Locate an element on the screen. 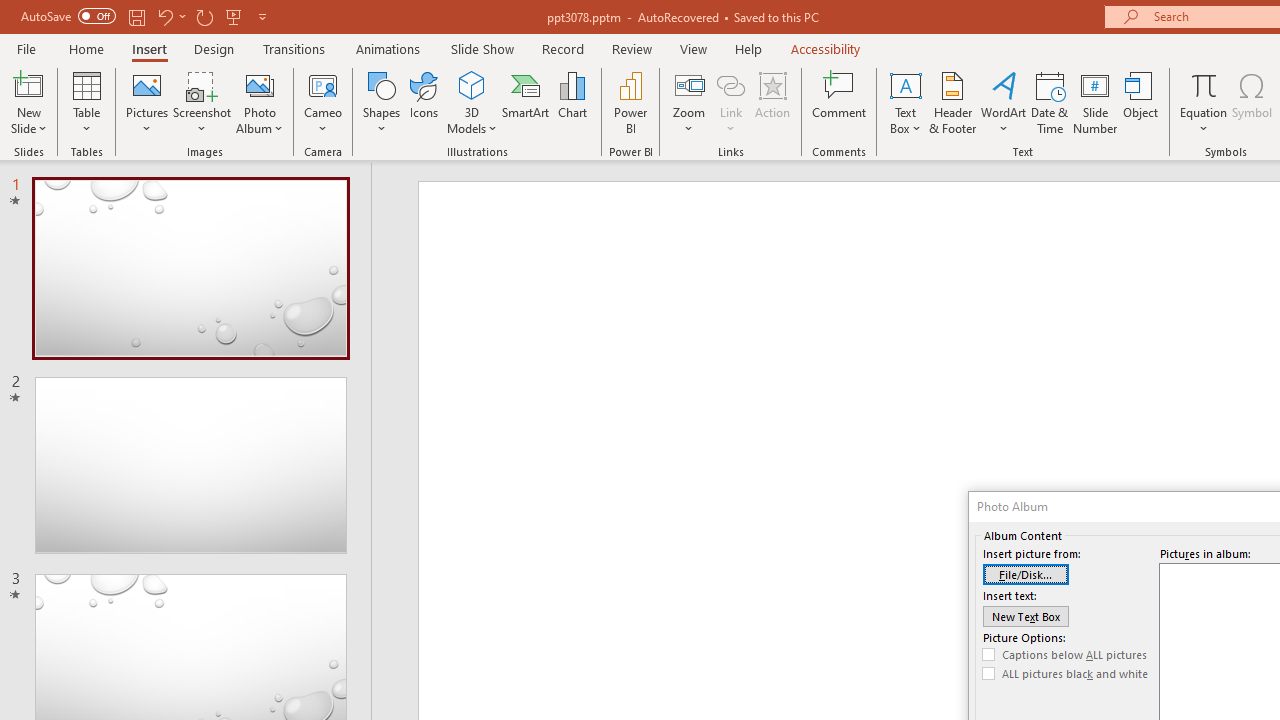  'Slide Number' is located at coordinates (1094, 103).